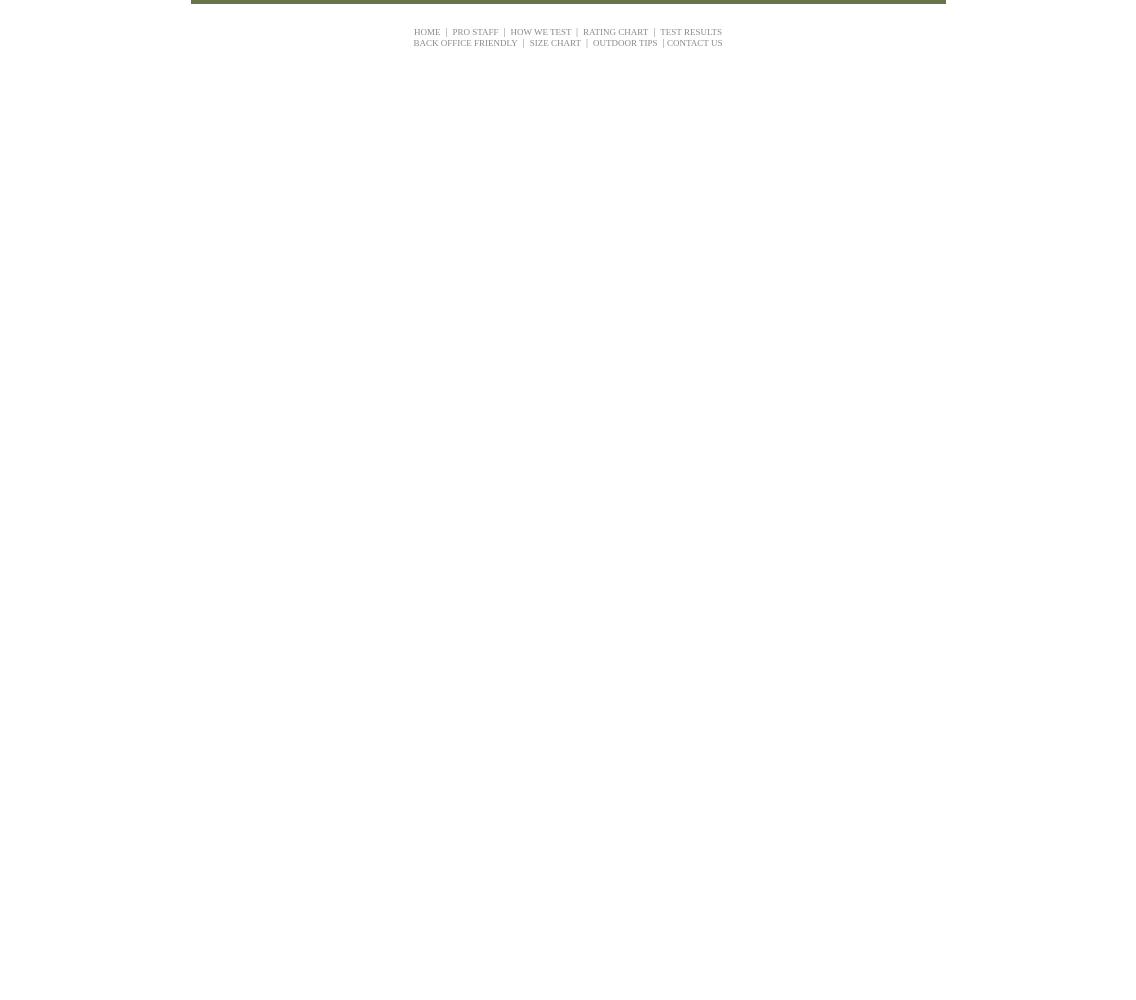  What do you see at coordinates (694, 42) in the screenshot?
I see `'CONTACT US'` at bounding box center [694, 42].